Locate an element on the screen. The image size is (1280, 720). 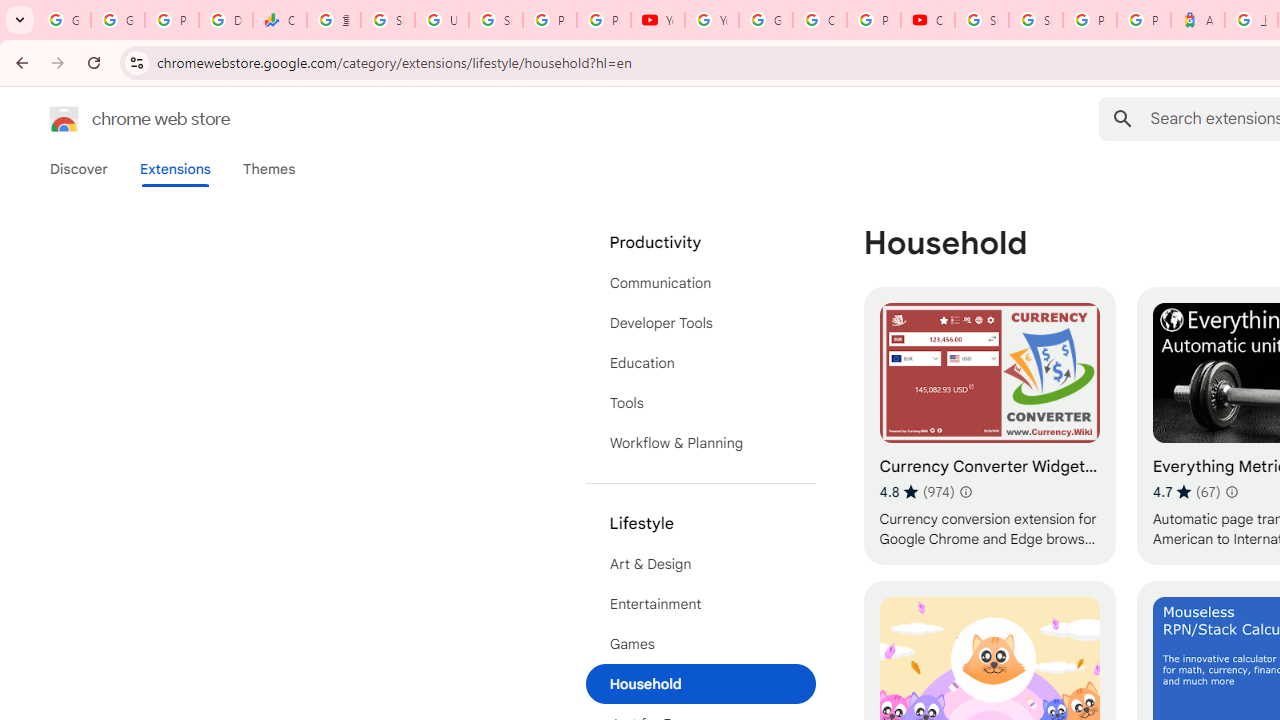
'Tools' is located at coordinates (700, 403).